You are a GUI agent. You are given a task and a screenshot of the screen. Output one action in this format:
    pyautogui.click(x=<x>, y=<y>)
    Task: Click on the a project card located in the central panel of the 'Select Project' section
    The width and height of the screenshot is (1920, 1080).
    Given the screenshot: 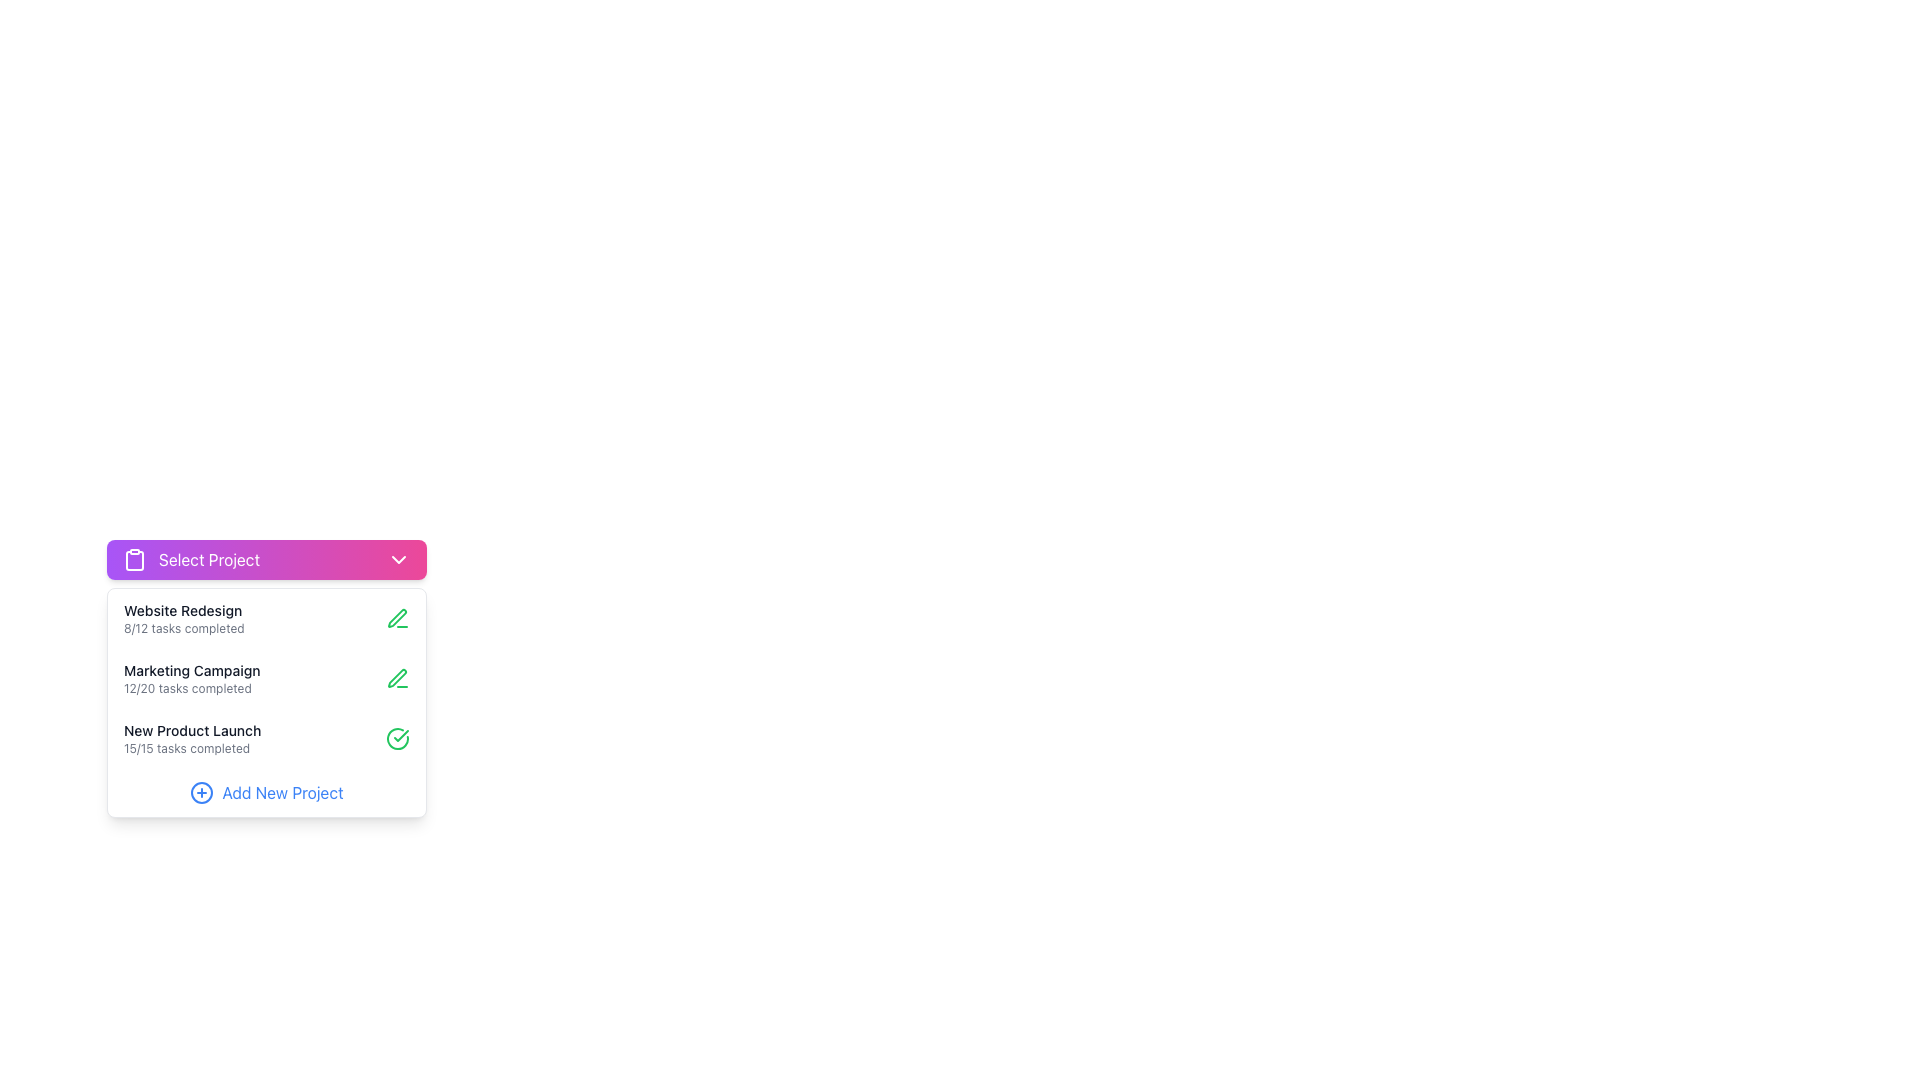 What is the action you would take?
    pyautogui.click(x=266, y=677)
    